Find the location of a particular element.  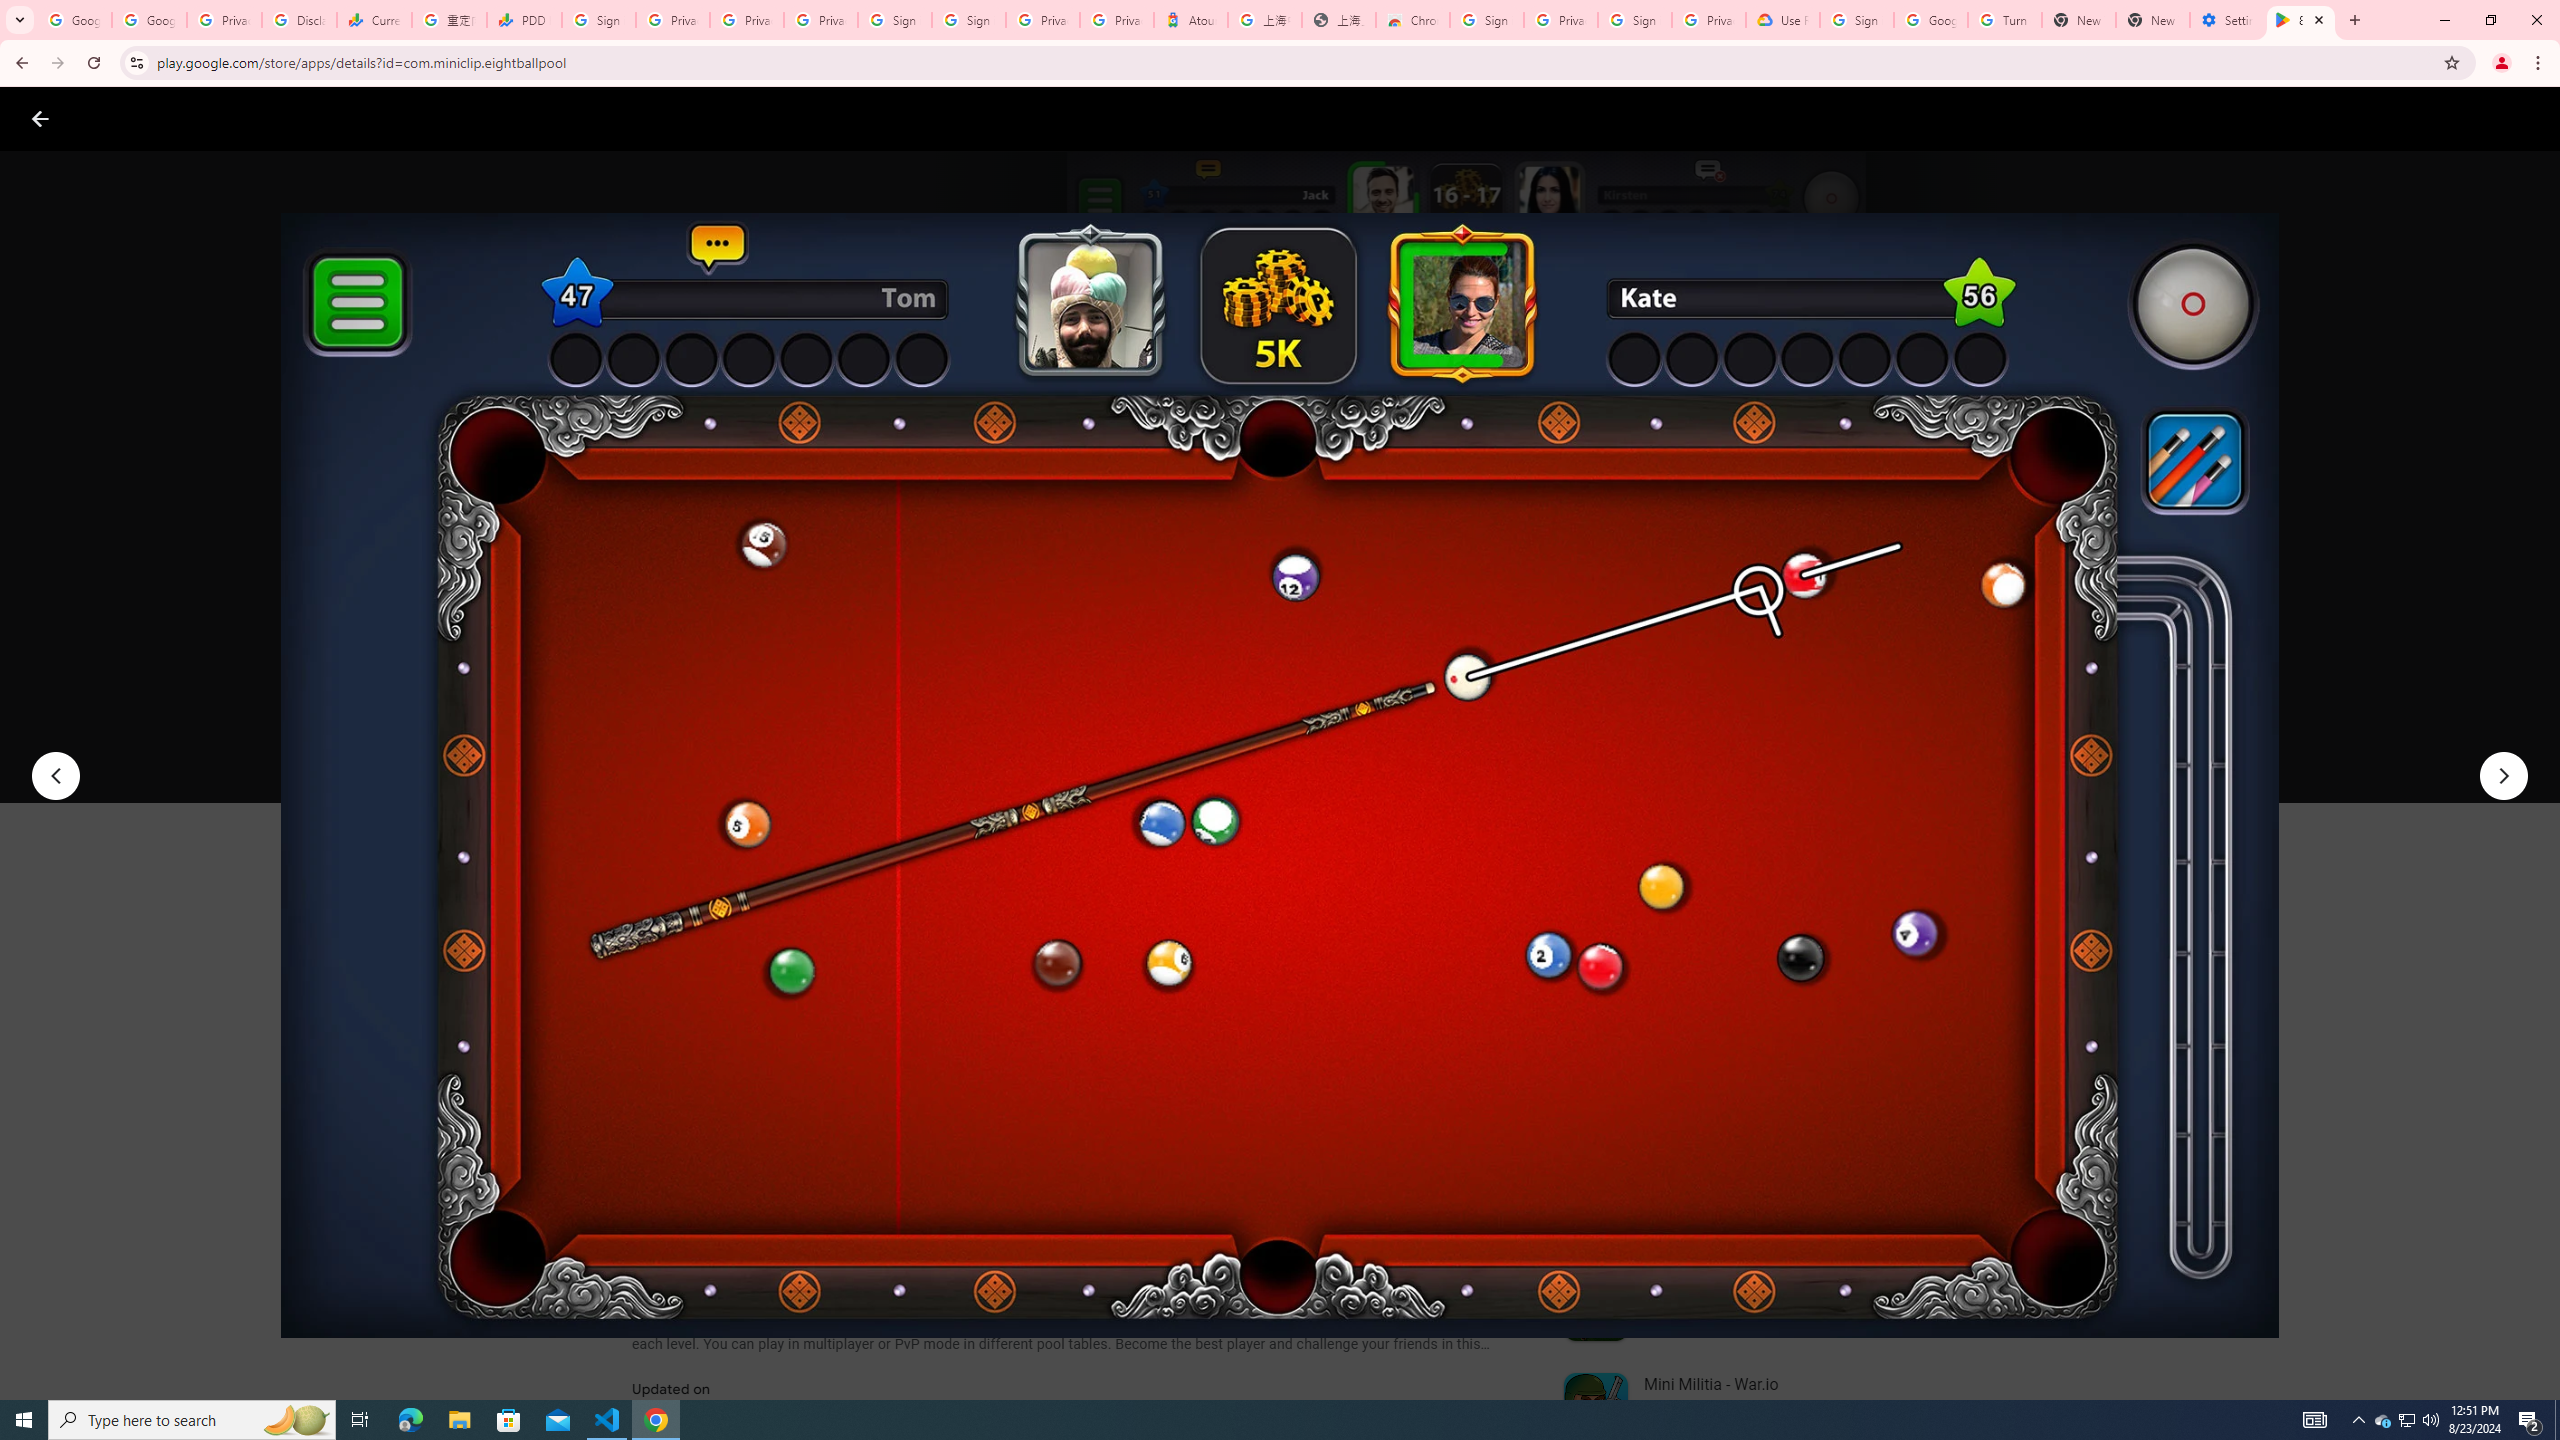

'Atour Hotel - Google hotels' is located at coordinates (1190, 19).